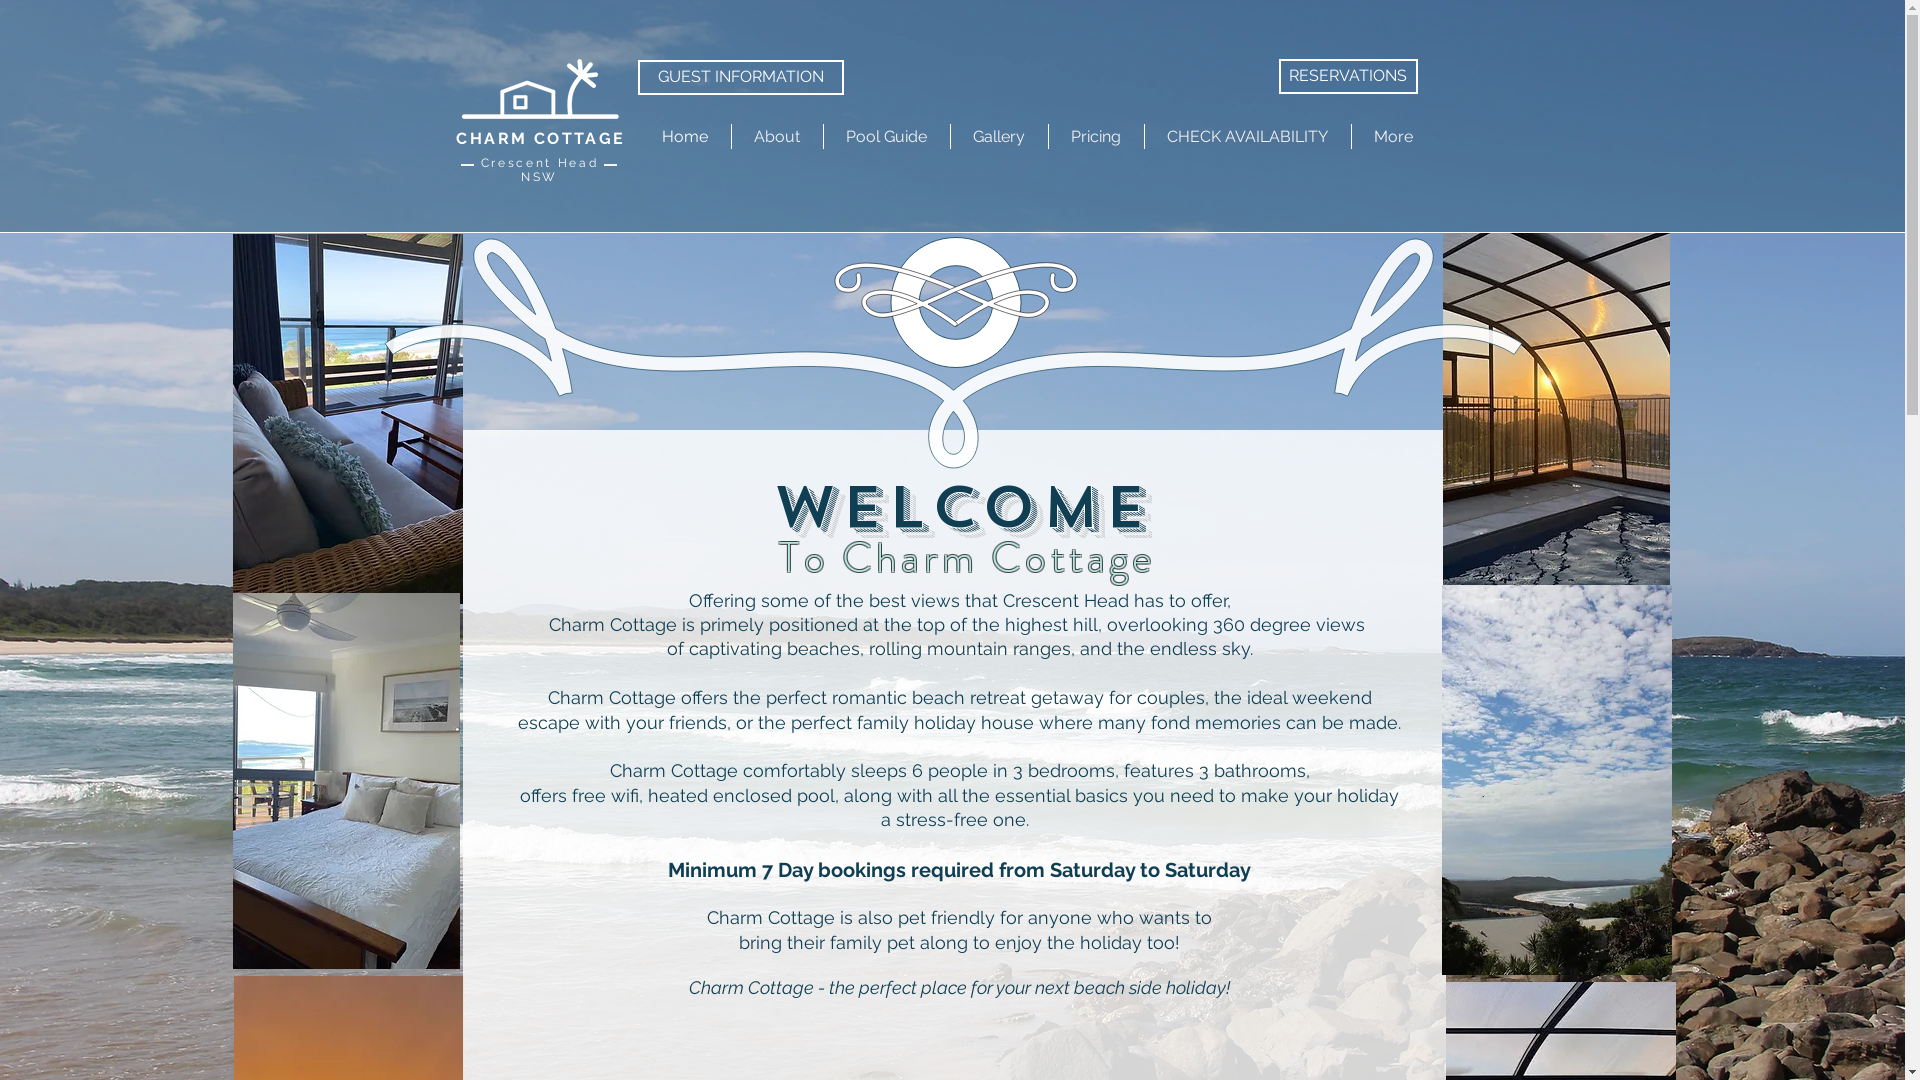 This screenshot has width=1920, height=1080. Describe the element at coordinates (1094, 135) in the screenshot. I see `'Pricing'` at that location.